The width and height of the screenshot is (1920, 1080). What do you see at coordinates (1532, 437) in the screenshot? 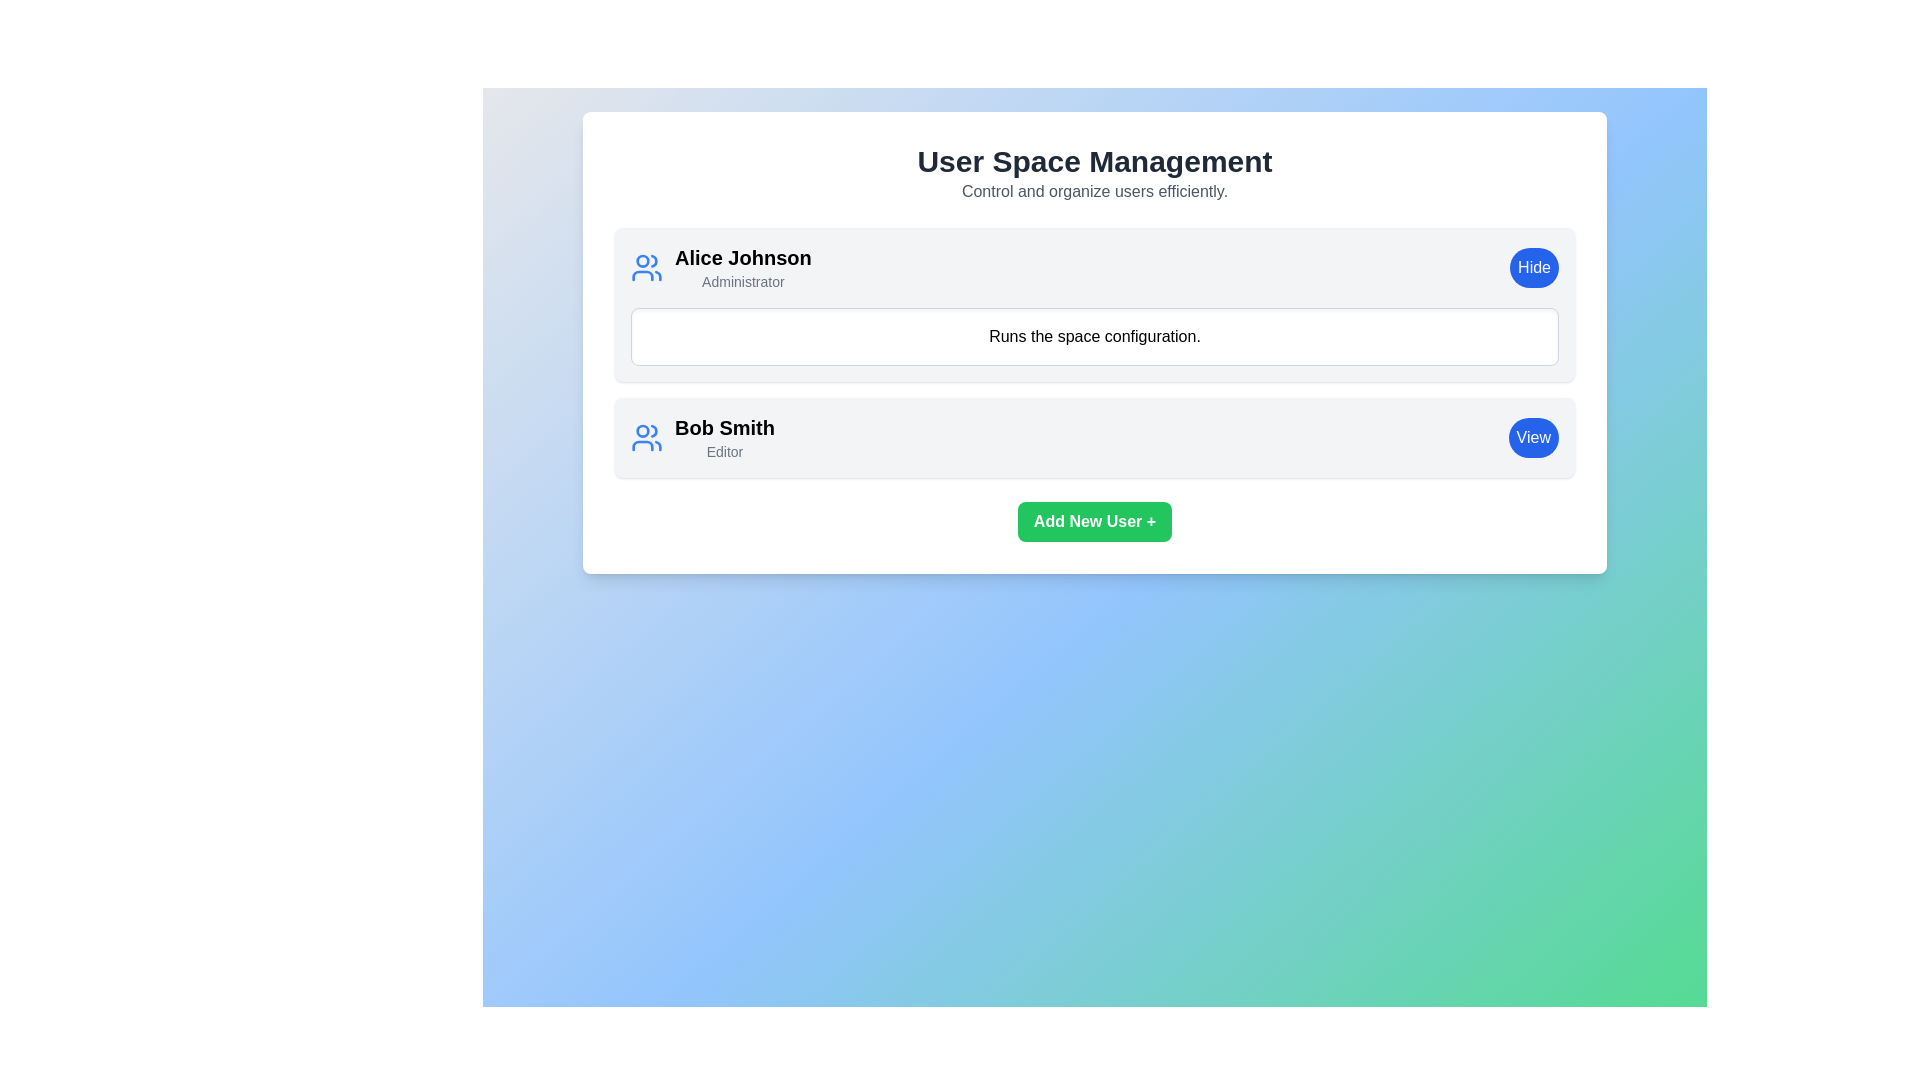
I see `the blue button located in the bottom-right corner of the section dedicated to 'Bob Smith', next to the text 'Editor'` at bounding box center [1532, 437].